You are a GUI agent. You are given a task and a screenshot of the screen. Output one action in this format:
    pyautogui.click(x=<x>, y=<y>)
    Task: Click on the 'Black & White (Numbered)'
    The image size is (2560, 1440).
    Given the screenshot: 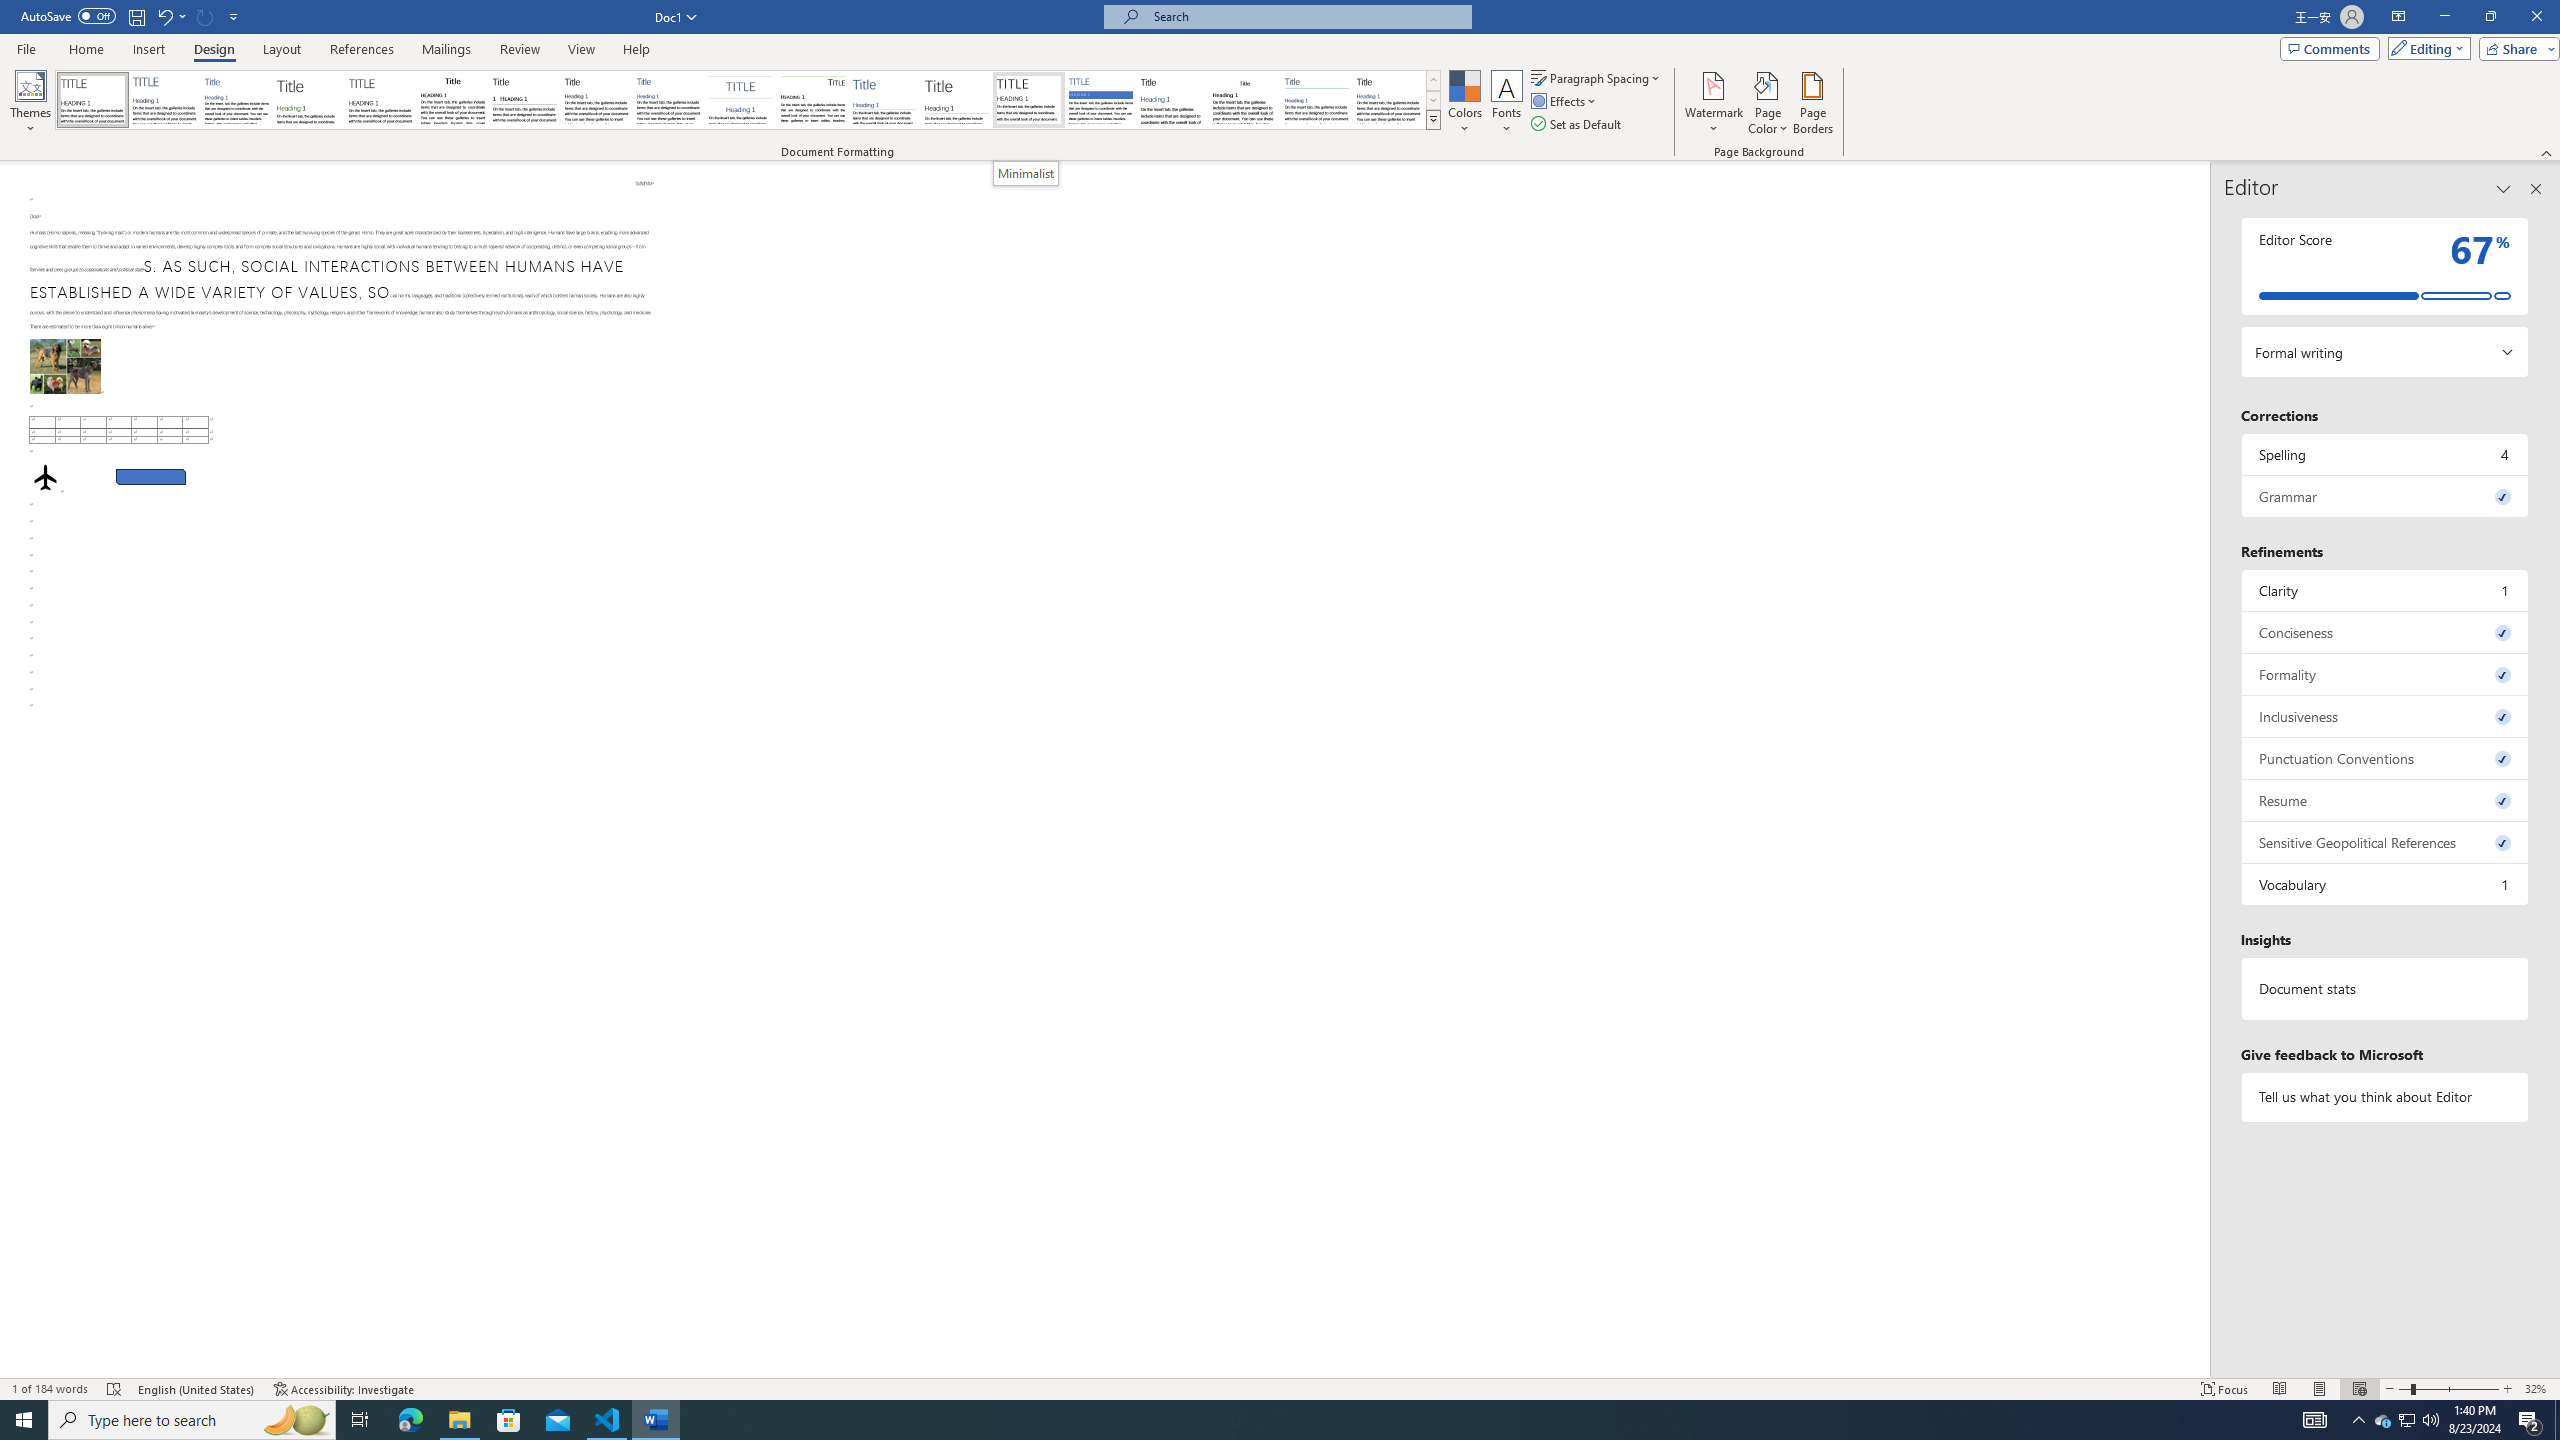 What is the action you would take?
    pyautogui.click(x=523, y=99)
    